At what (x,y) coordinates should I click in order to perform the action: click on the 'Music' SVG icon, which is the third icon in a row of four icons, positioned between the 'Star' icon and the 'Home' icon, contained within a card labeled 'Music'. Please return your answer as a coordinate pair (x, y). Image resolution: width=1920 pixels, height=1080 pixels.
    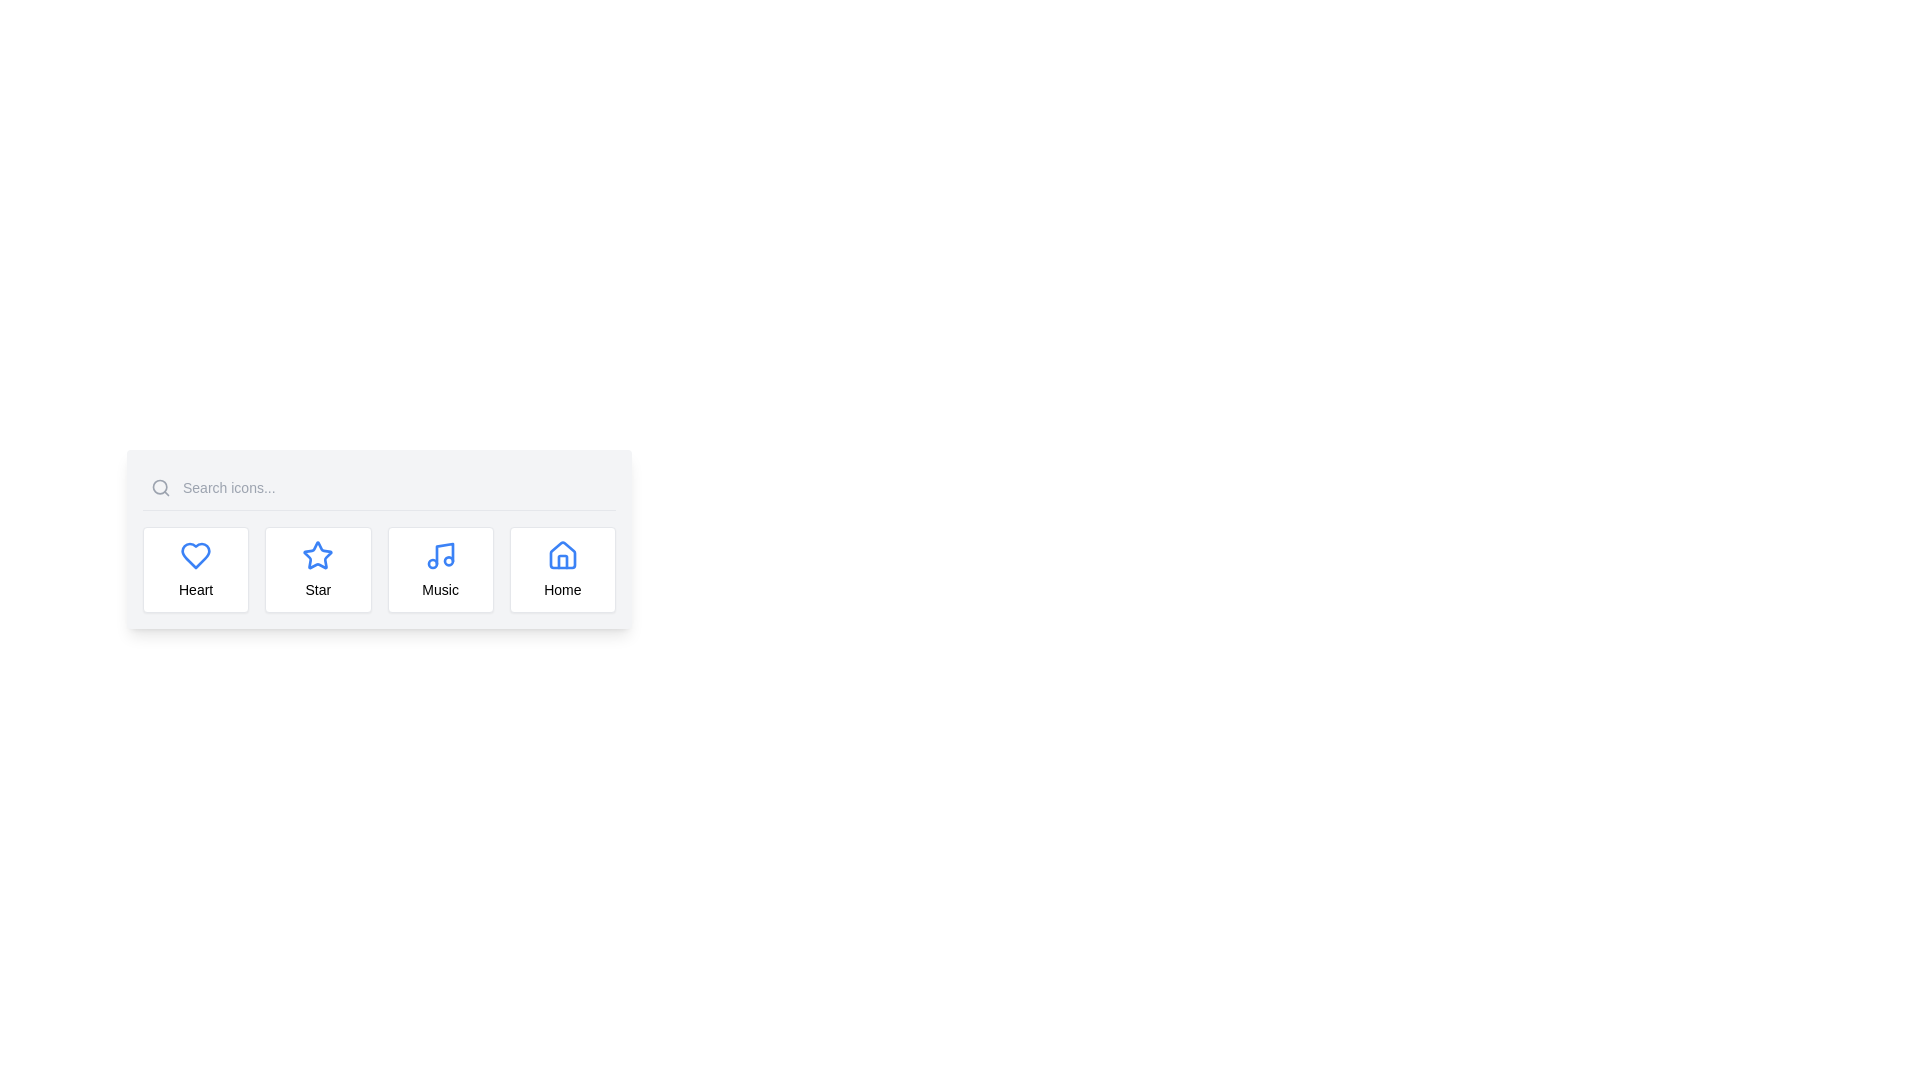
    Looking at the image, I should click on (439, 555).